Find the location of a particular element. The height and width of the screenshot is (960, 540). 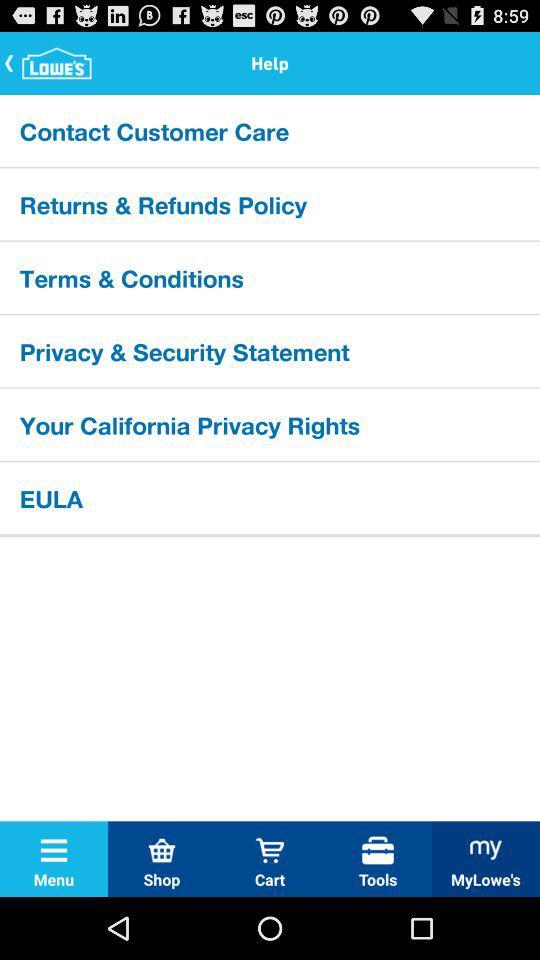

returns & refunds policy icon is located at coordinates (270, 204).